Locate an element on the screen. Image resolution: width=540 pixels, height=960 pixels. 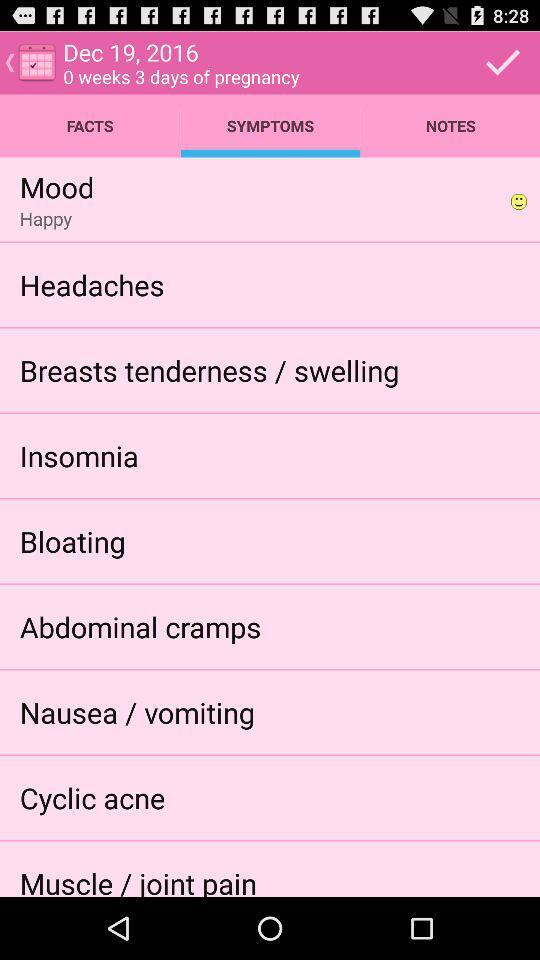
the tick mark which is on the top right corner of the page is located at coordinates (502, 63).